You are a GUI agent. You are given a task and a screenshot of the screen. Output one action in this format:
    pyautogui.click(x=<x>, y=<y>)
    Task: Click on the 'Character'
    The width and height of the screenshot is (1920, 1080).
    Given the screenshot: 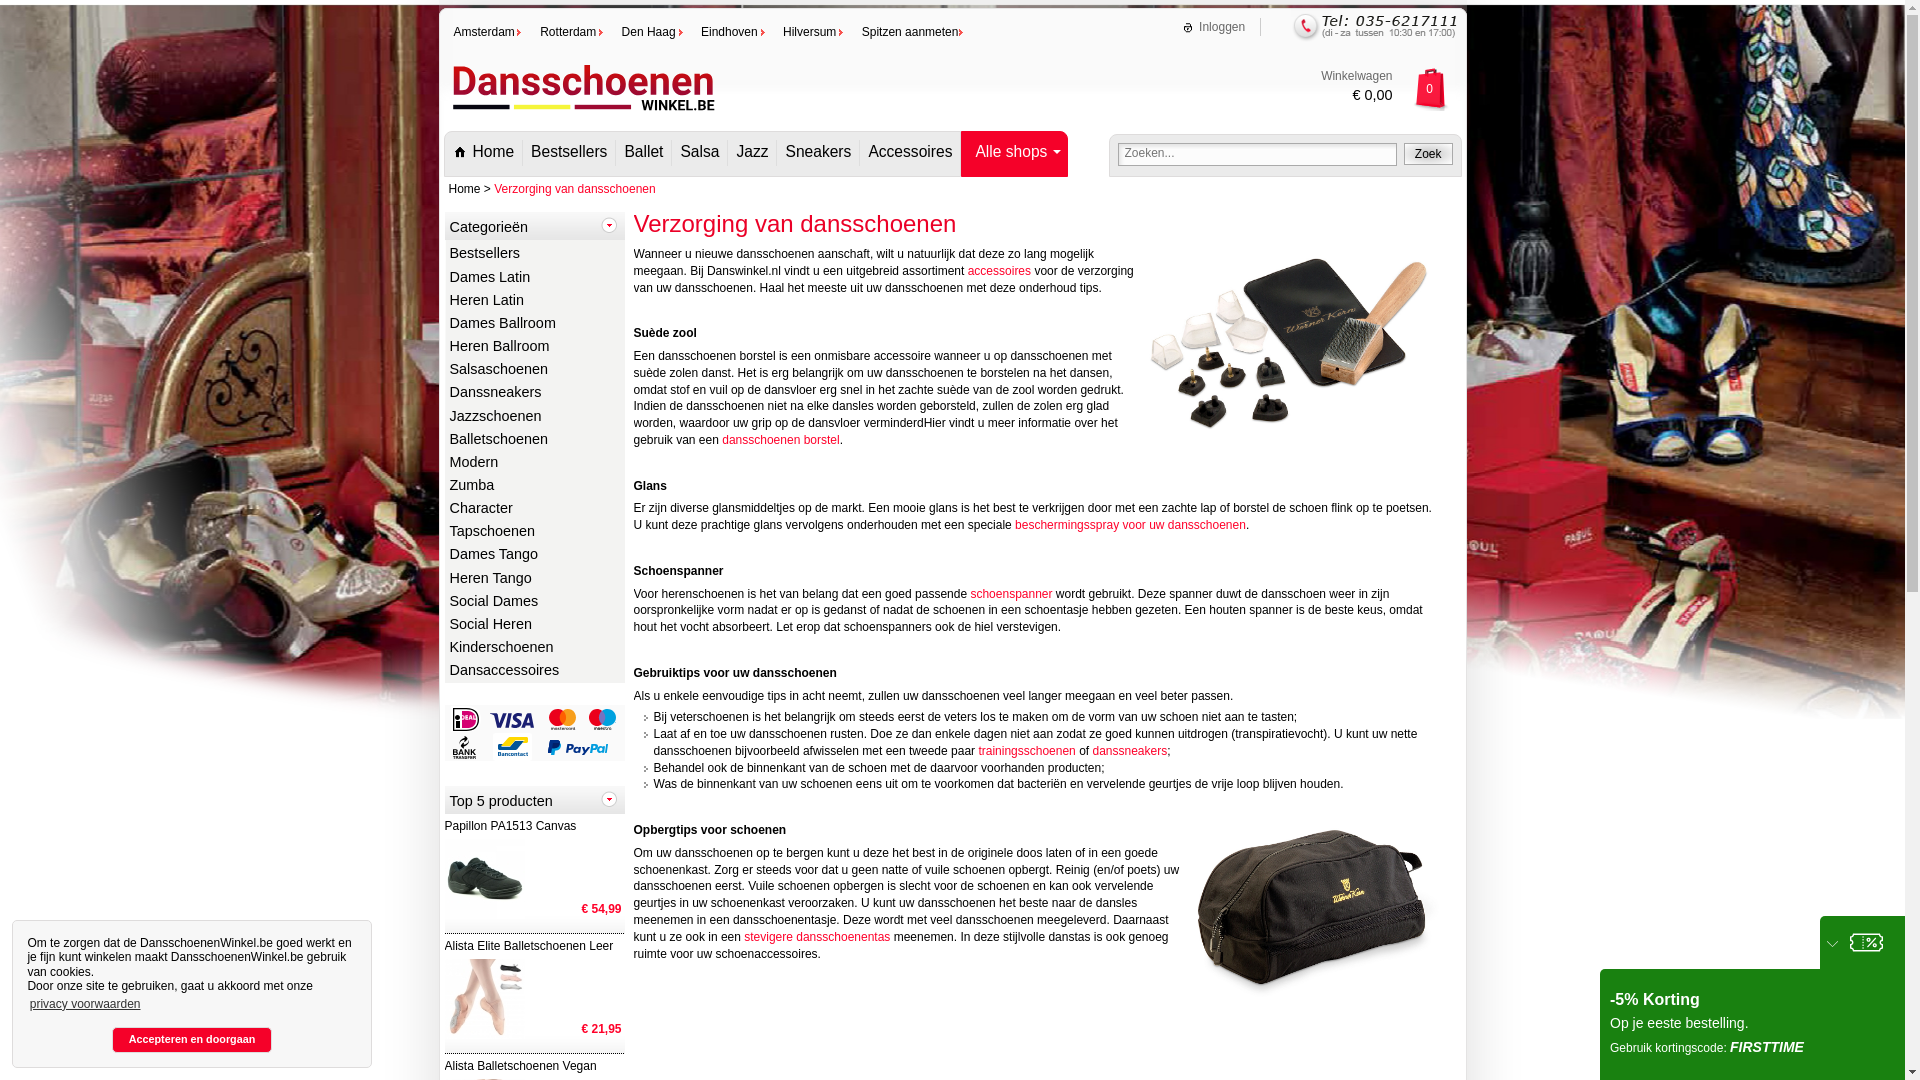 What is the action you would take?
    pyautogui.click(x=533, y=508)
    